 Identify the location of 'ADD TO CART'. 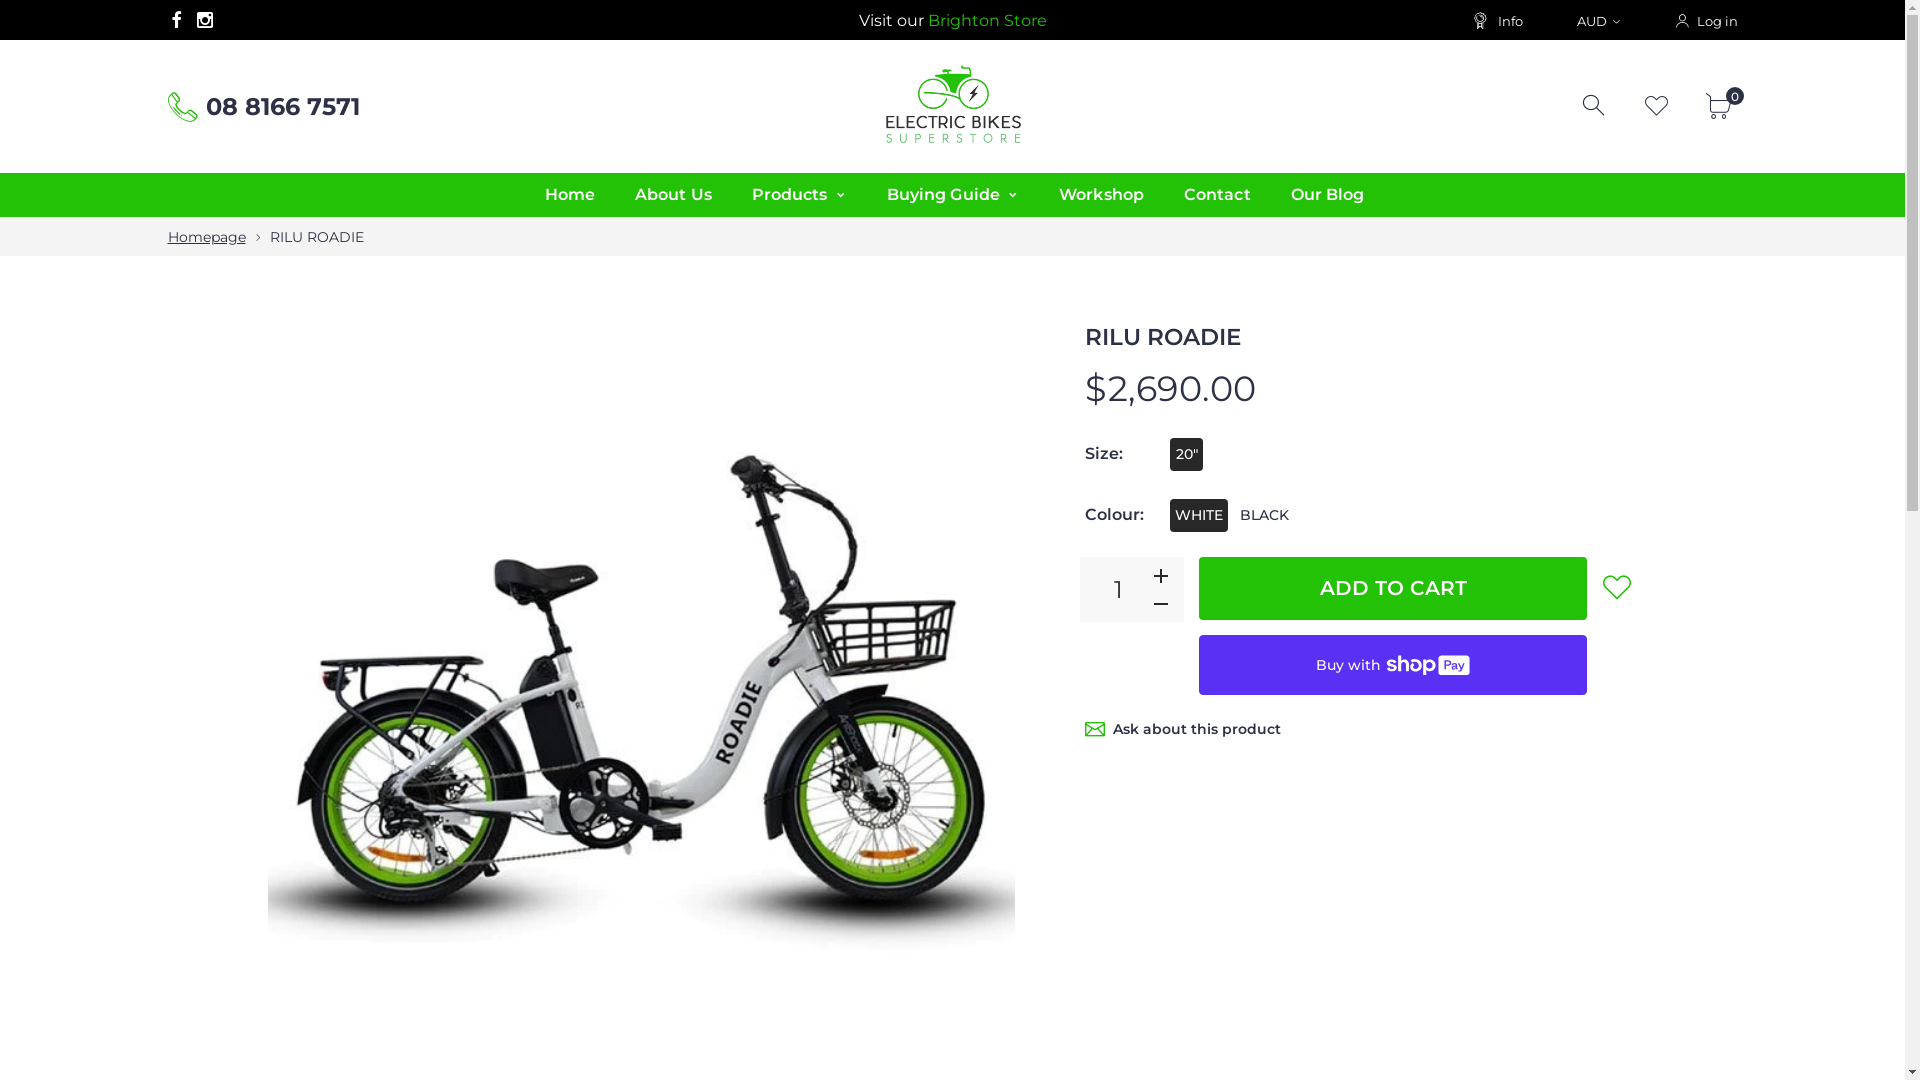
(1391, 587).